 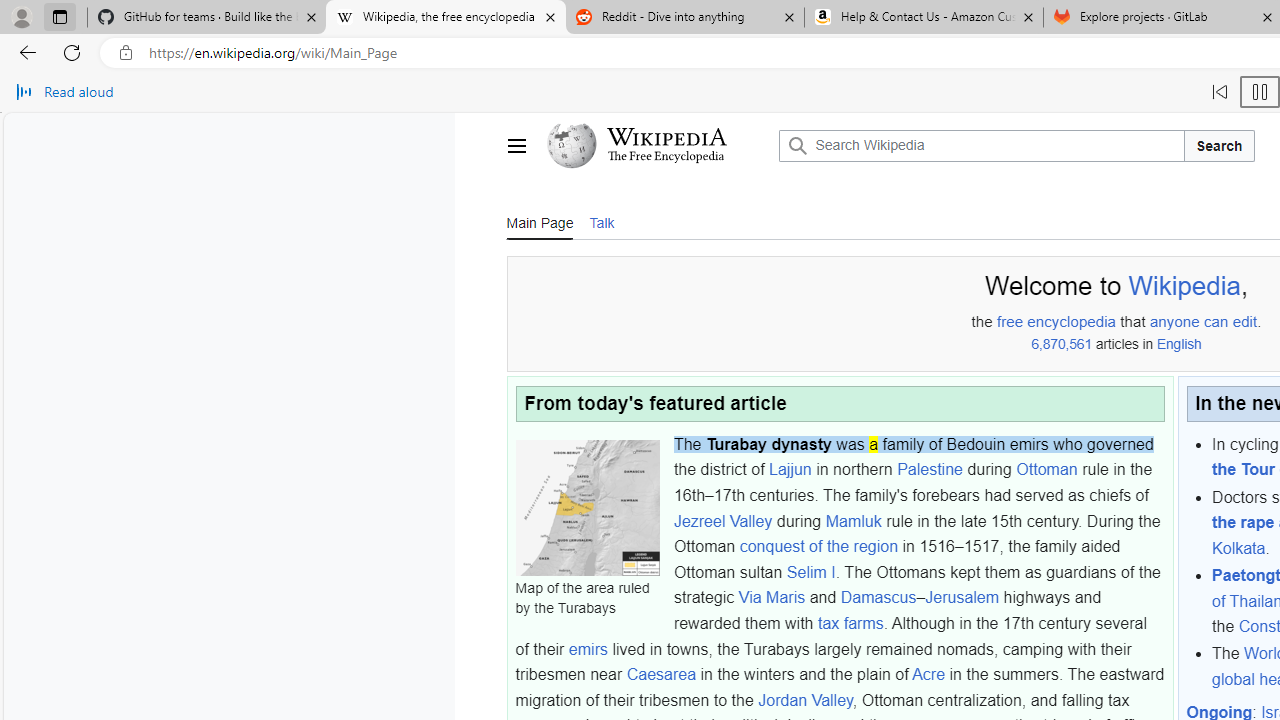 I want to click on 'Main Page', so click(x=539, y=221).